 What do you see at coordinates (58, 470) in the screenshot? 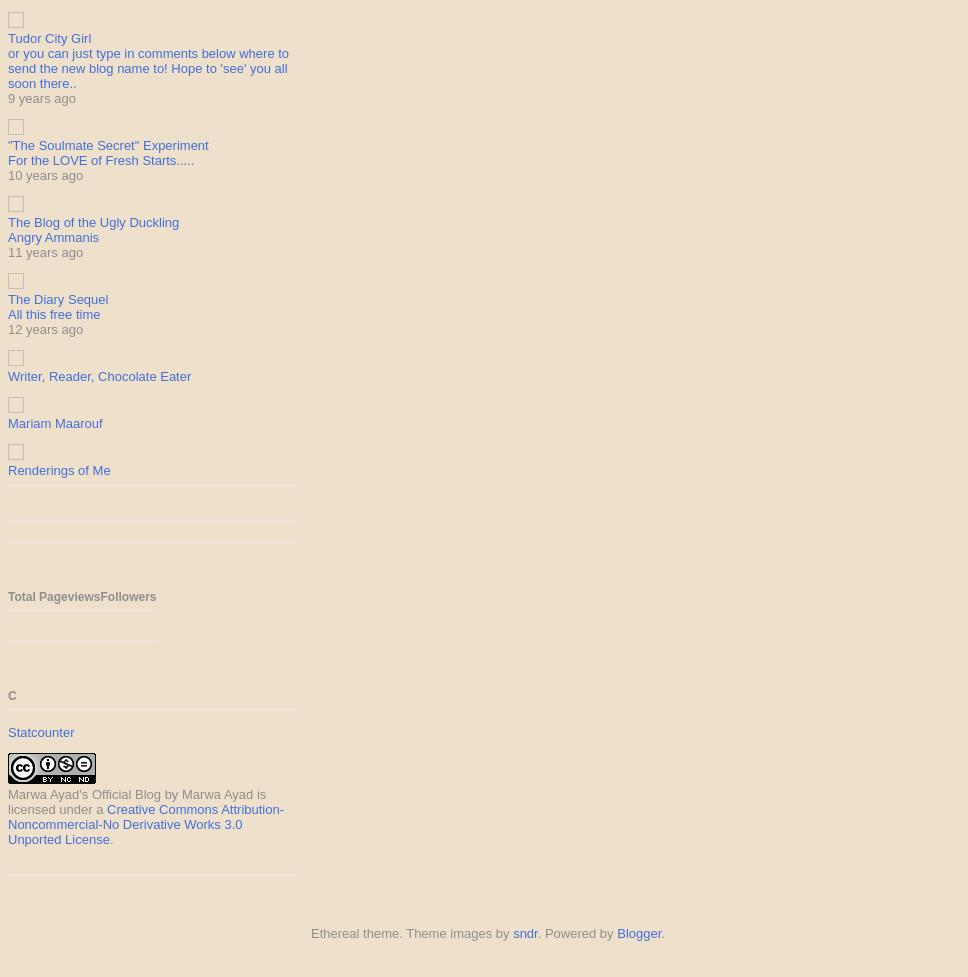
I see `'Renderings of Me'` at bounding box center [58, 470].